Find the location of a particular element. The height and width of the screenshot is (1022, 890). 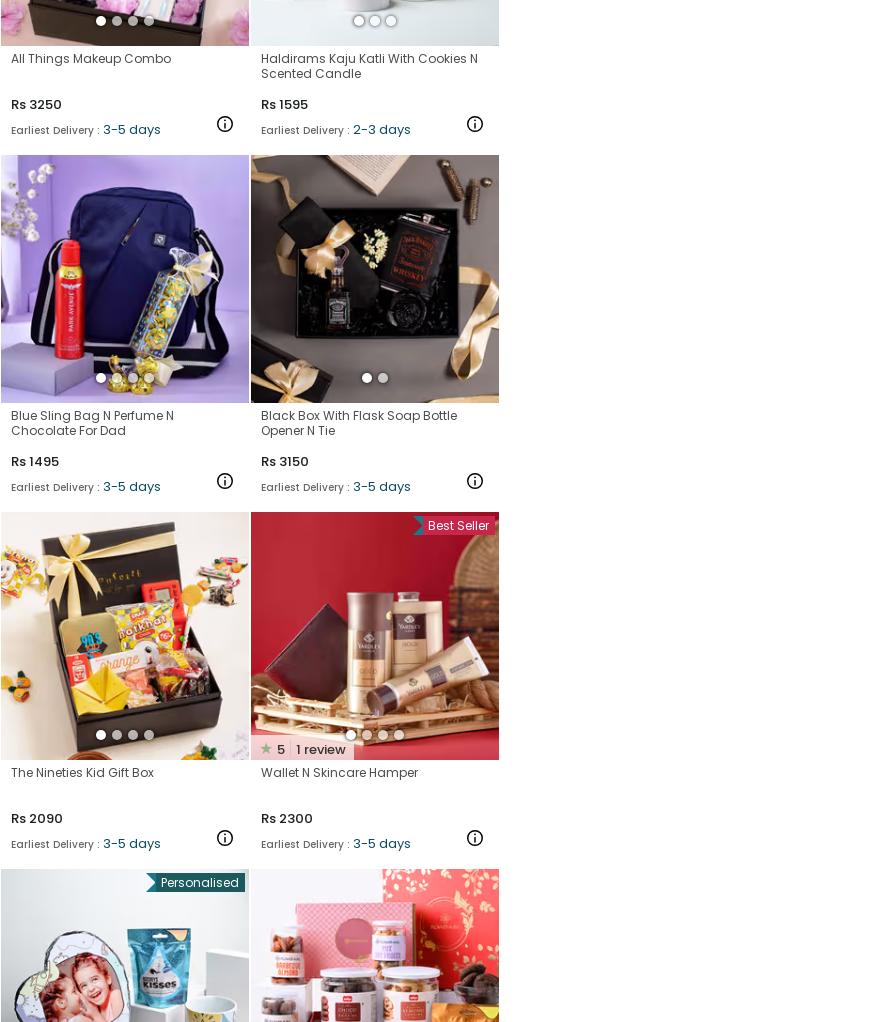

'5' is located at coordinates (279, 747).